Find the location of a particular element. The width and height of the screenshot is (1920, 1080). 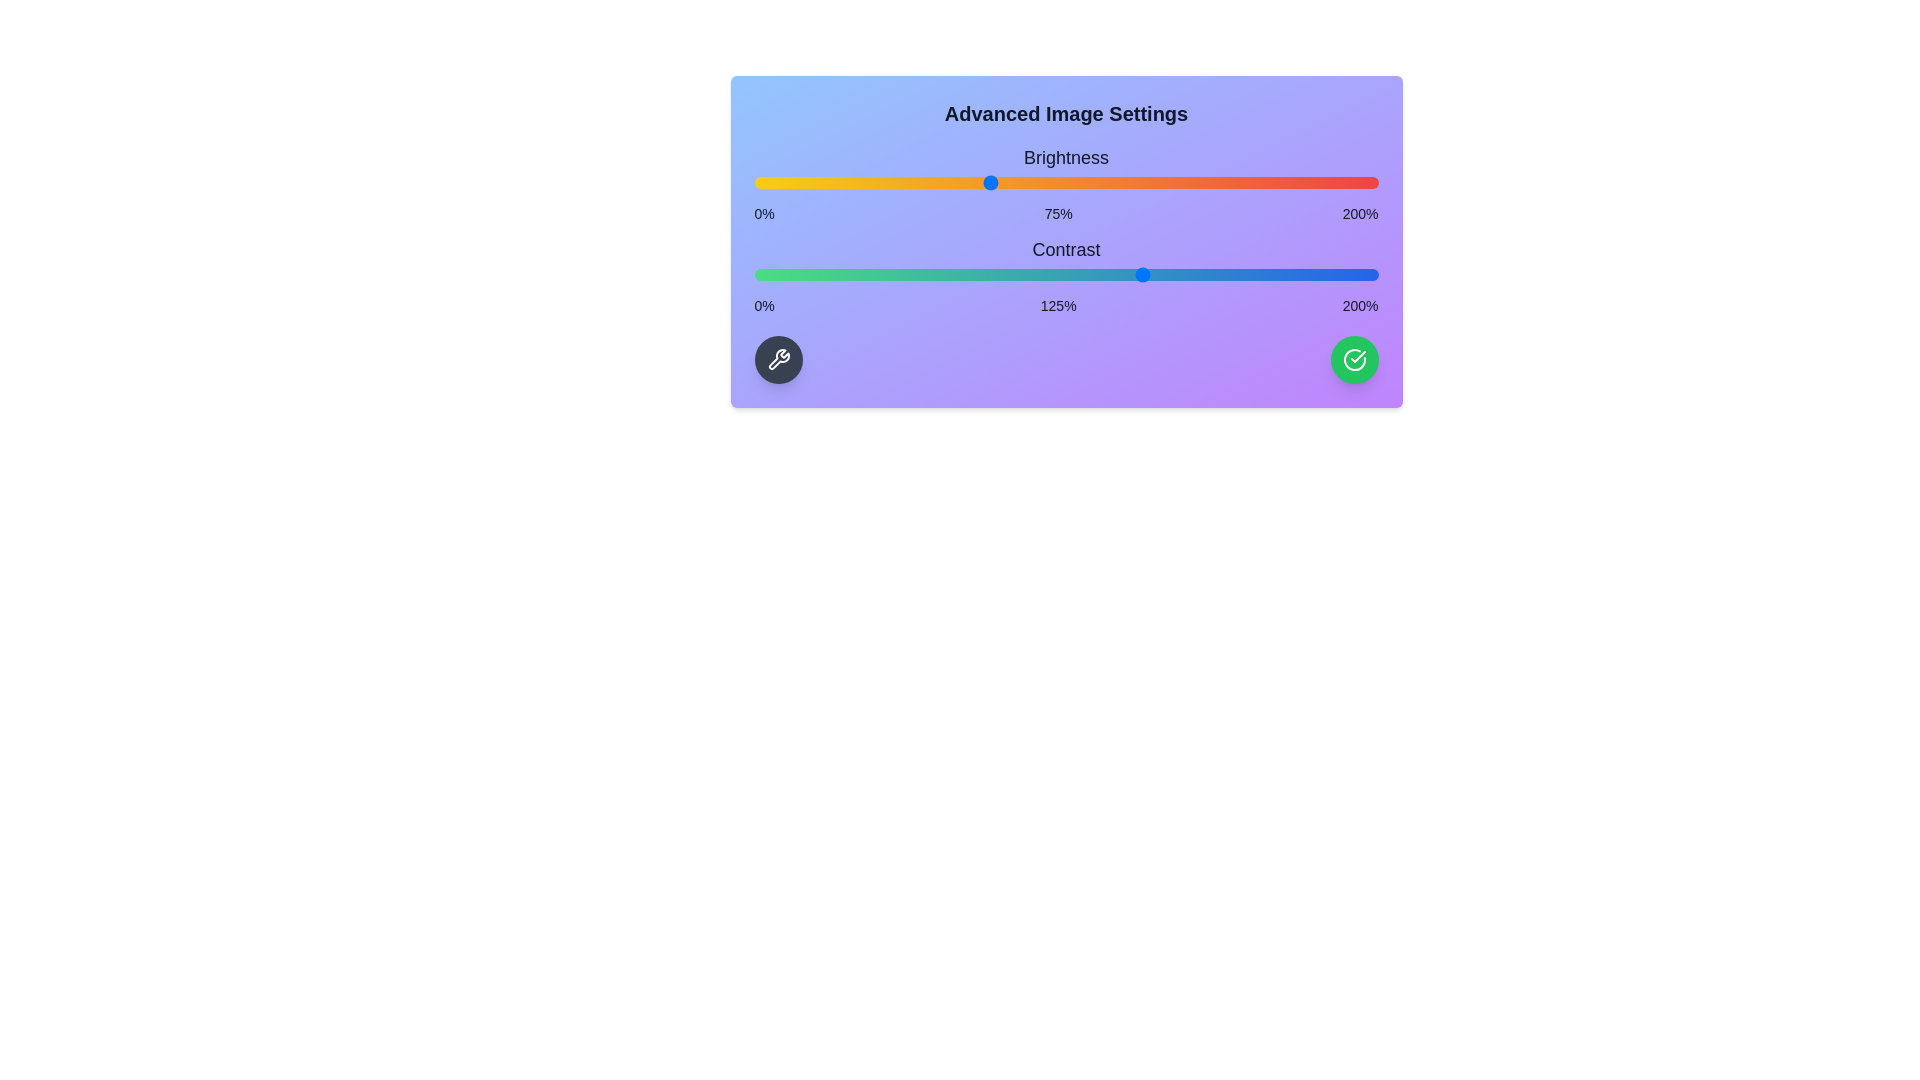

the contrast slider to 189% is located at coordinates (1344, 274).